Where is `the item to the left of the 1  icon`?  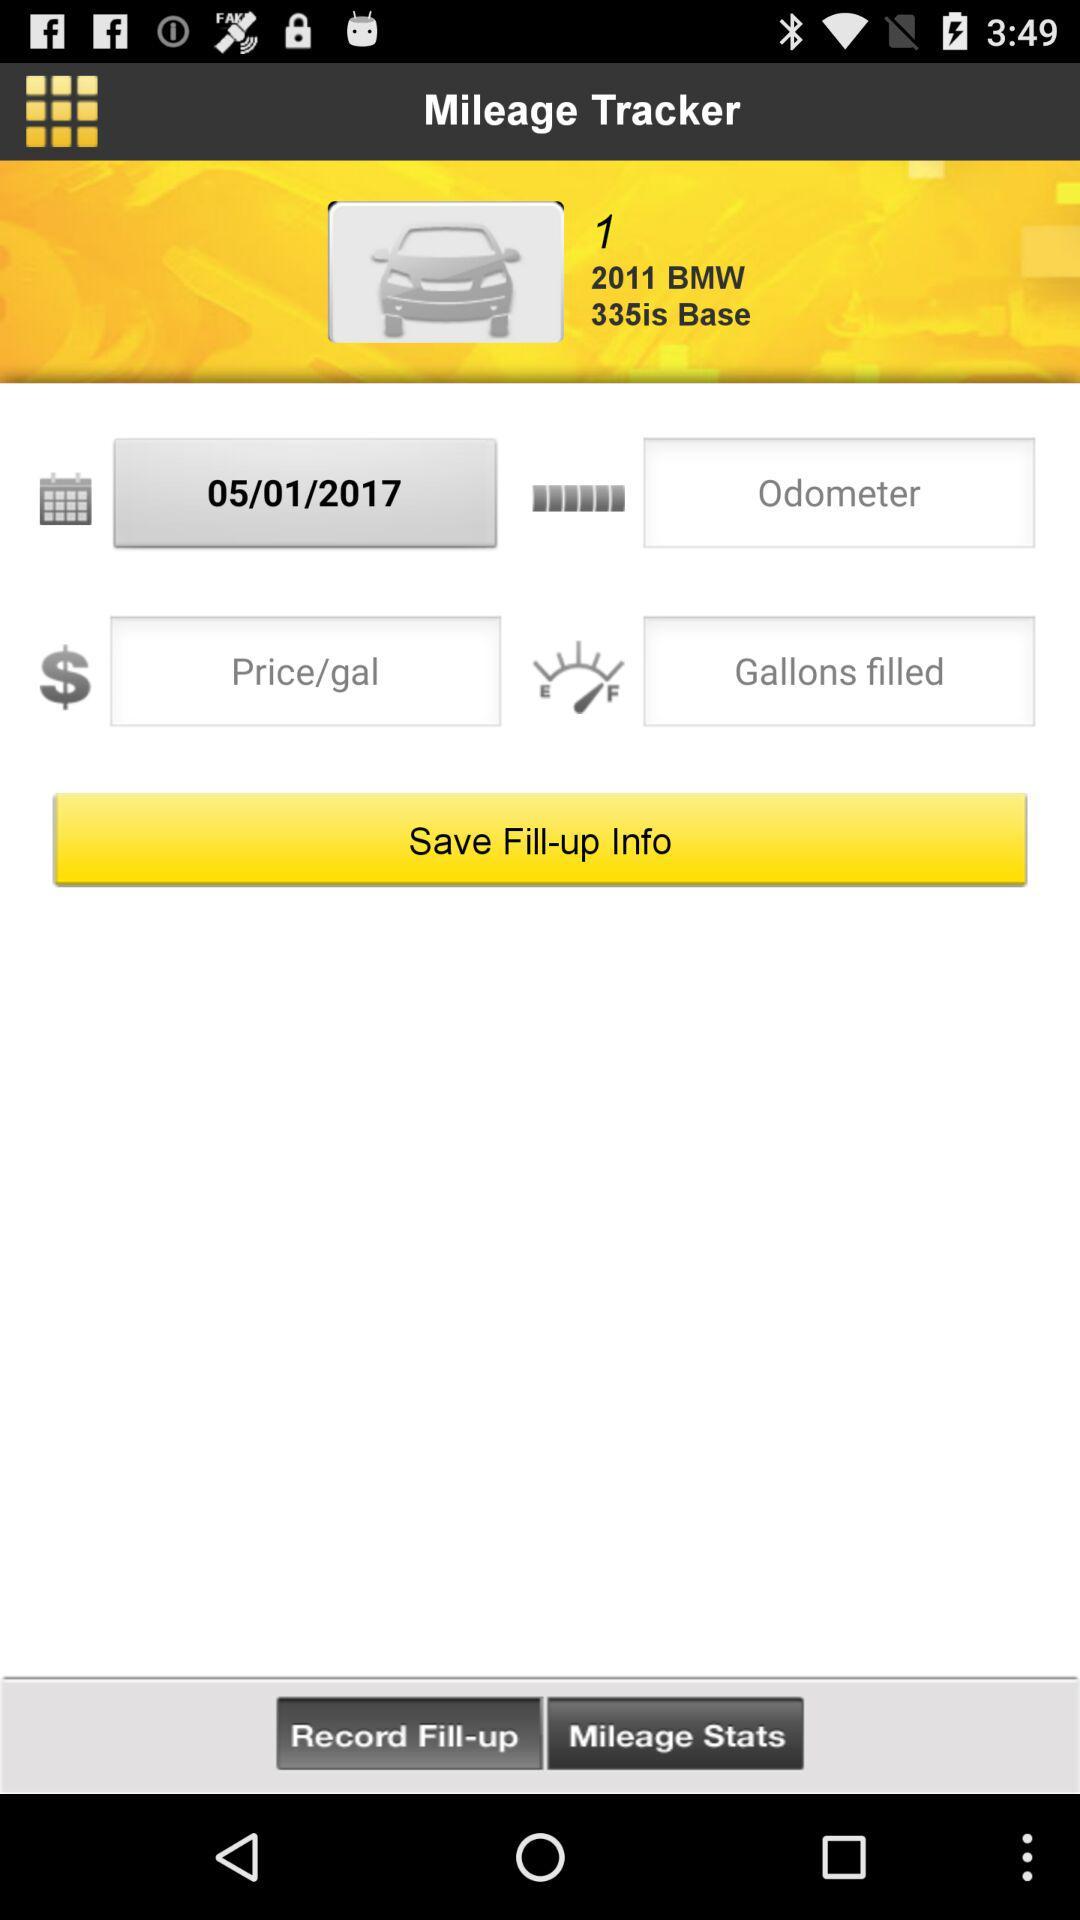 the item to the left of the 1  icon is located at coordinates (444, 270).